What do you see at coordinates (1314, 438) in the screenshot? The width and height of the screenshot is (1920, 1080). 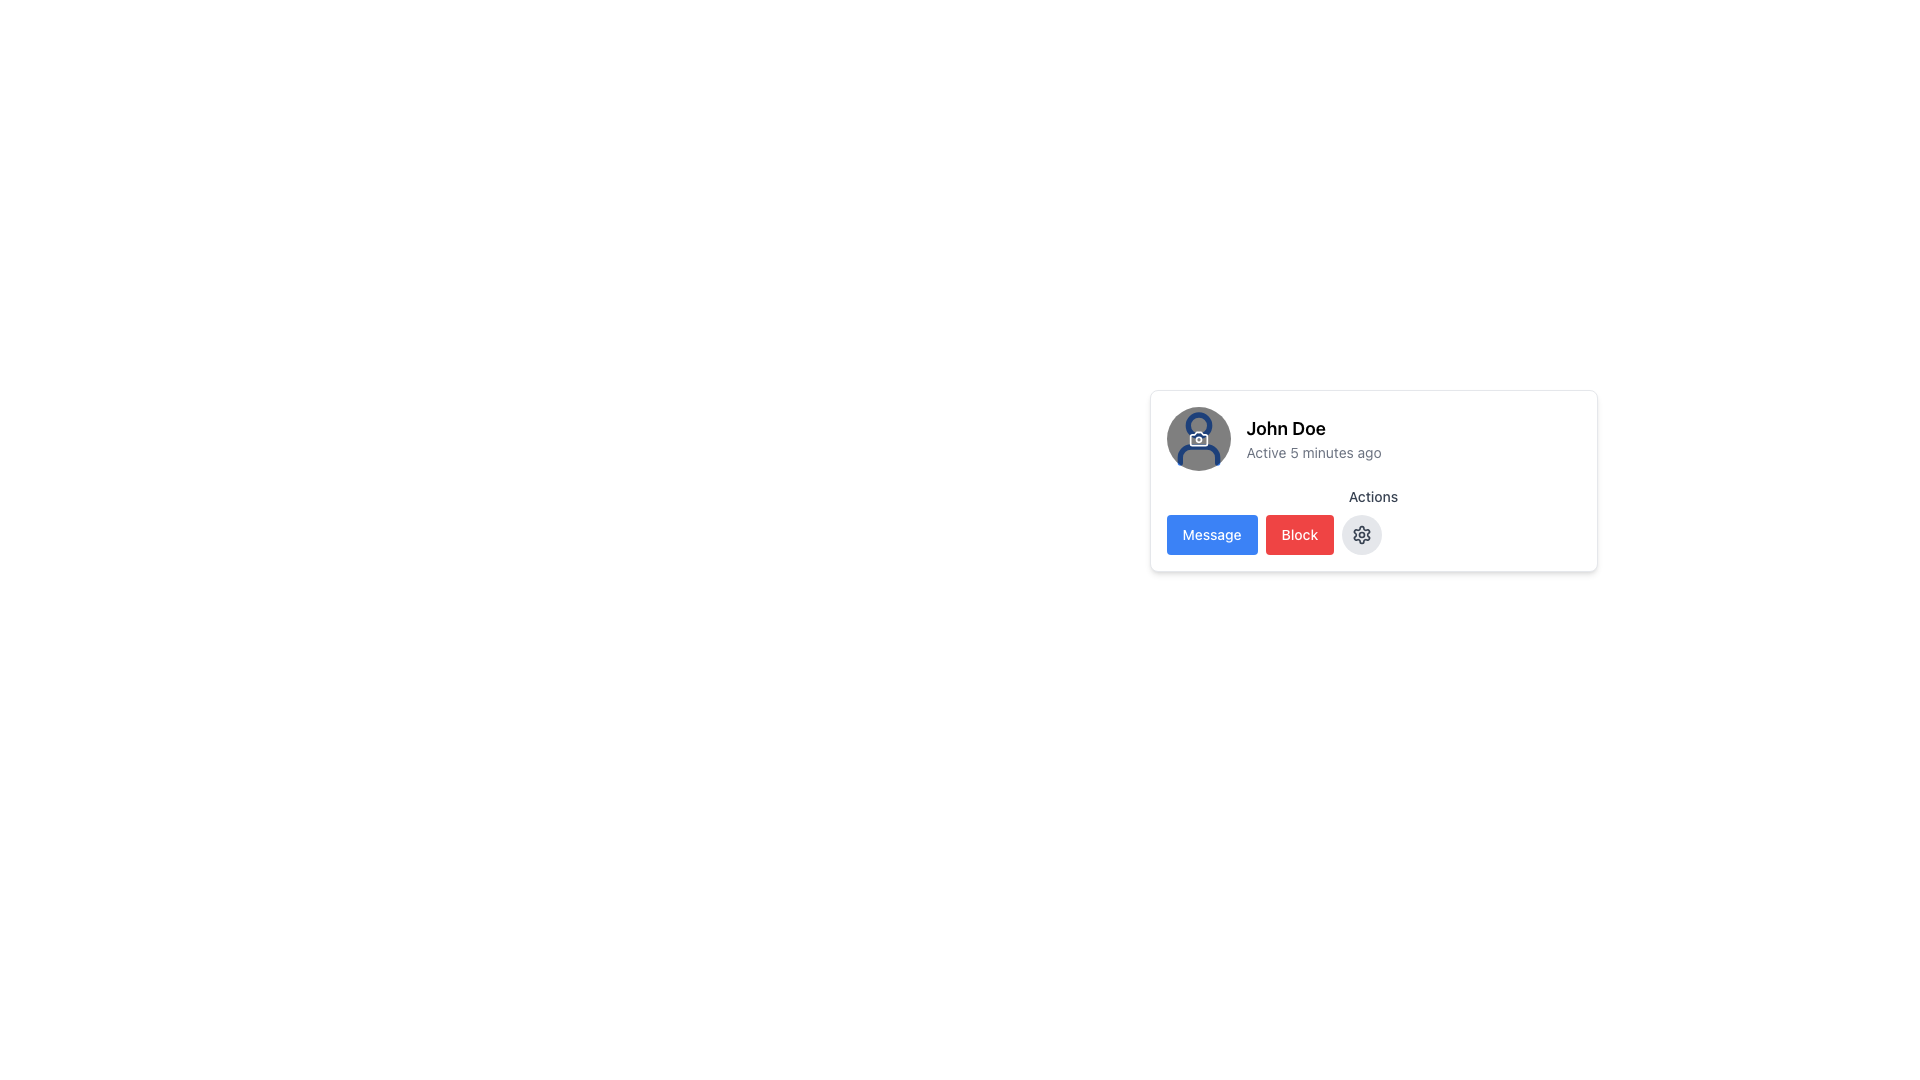 I see `the name text block displaying the user's name and last activity status, which is positioned to the right of a circular avatar image within the card layout` at bounding box center [1314, 438].